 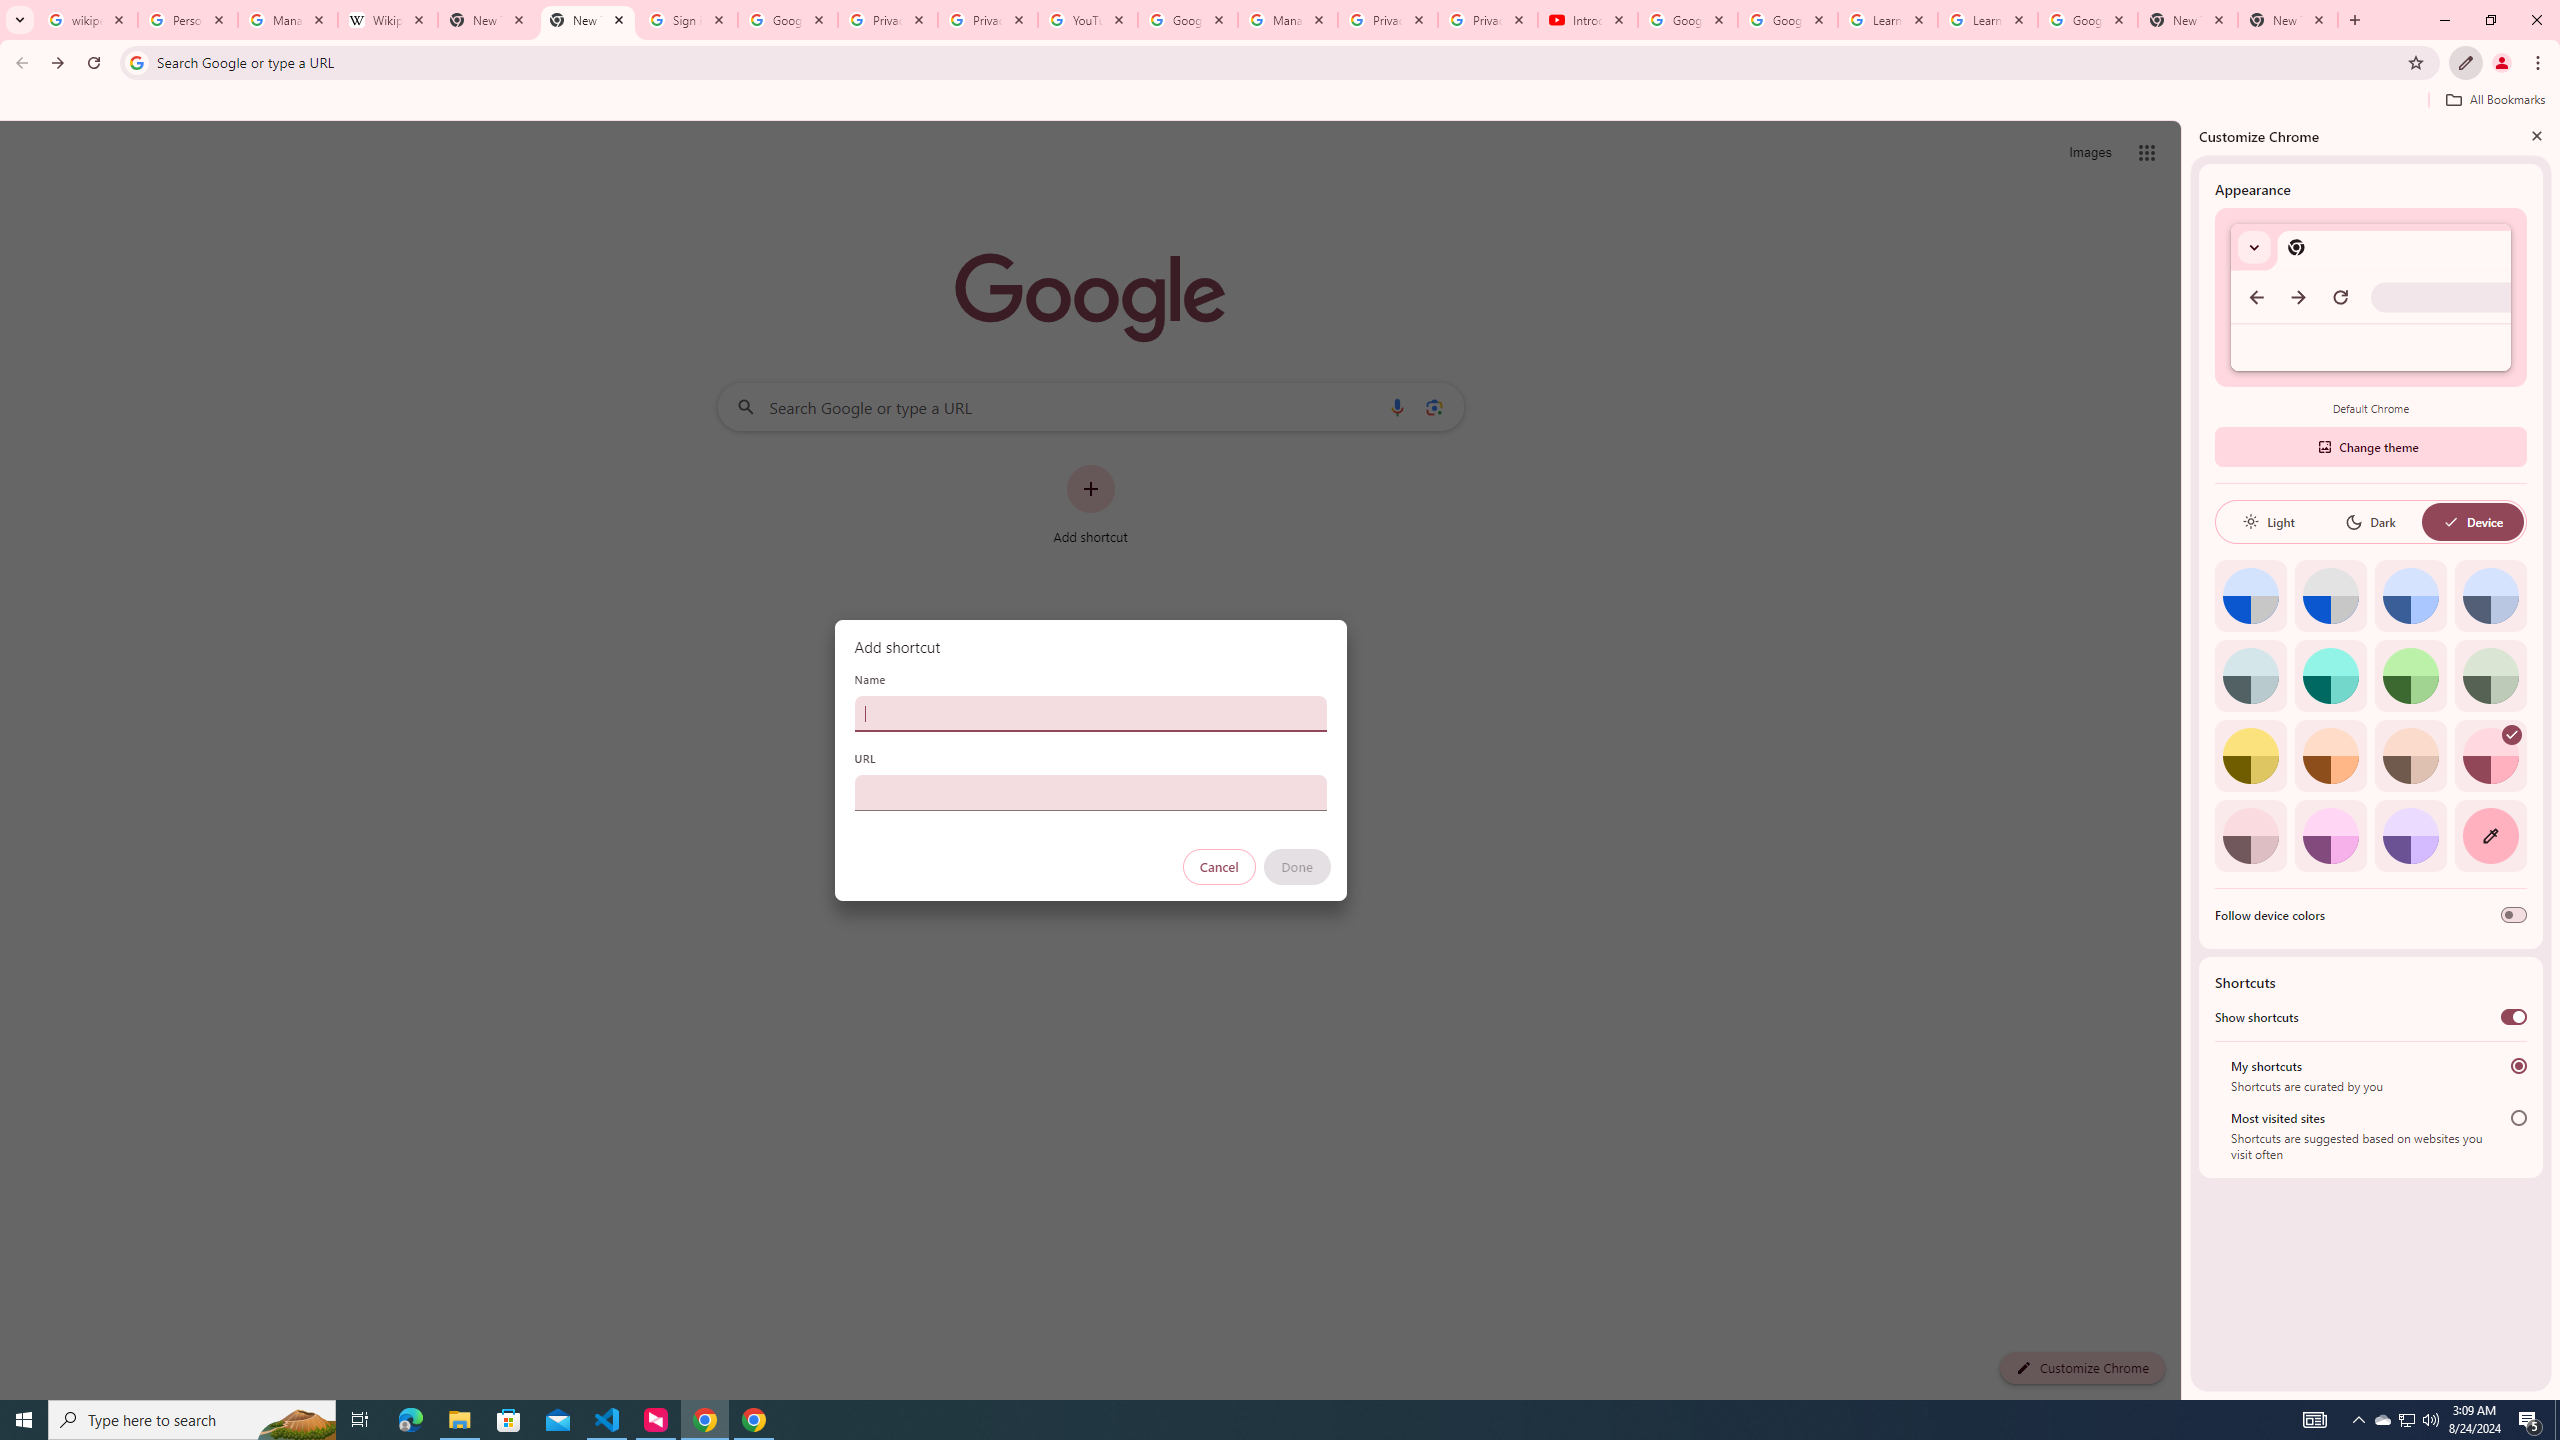 What do you see at coordinates (2329, 595) in the screenshot?
I see `'Grey default color'` at bounding box center [2329, 595].